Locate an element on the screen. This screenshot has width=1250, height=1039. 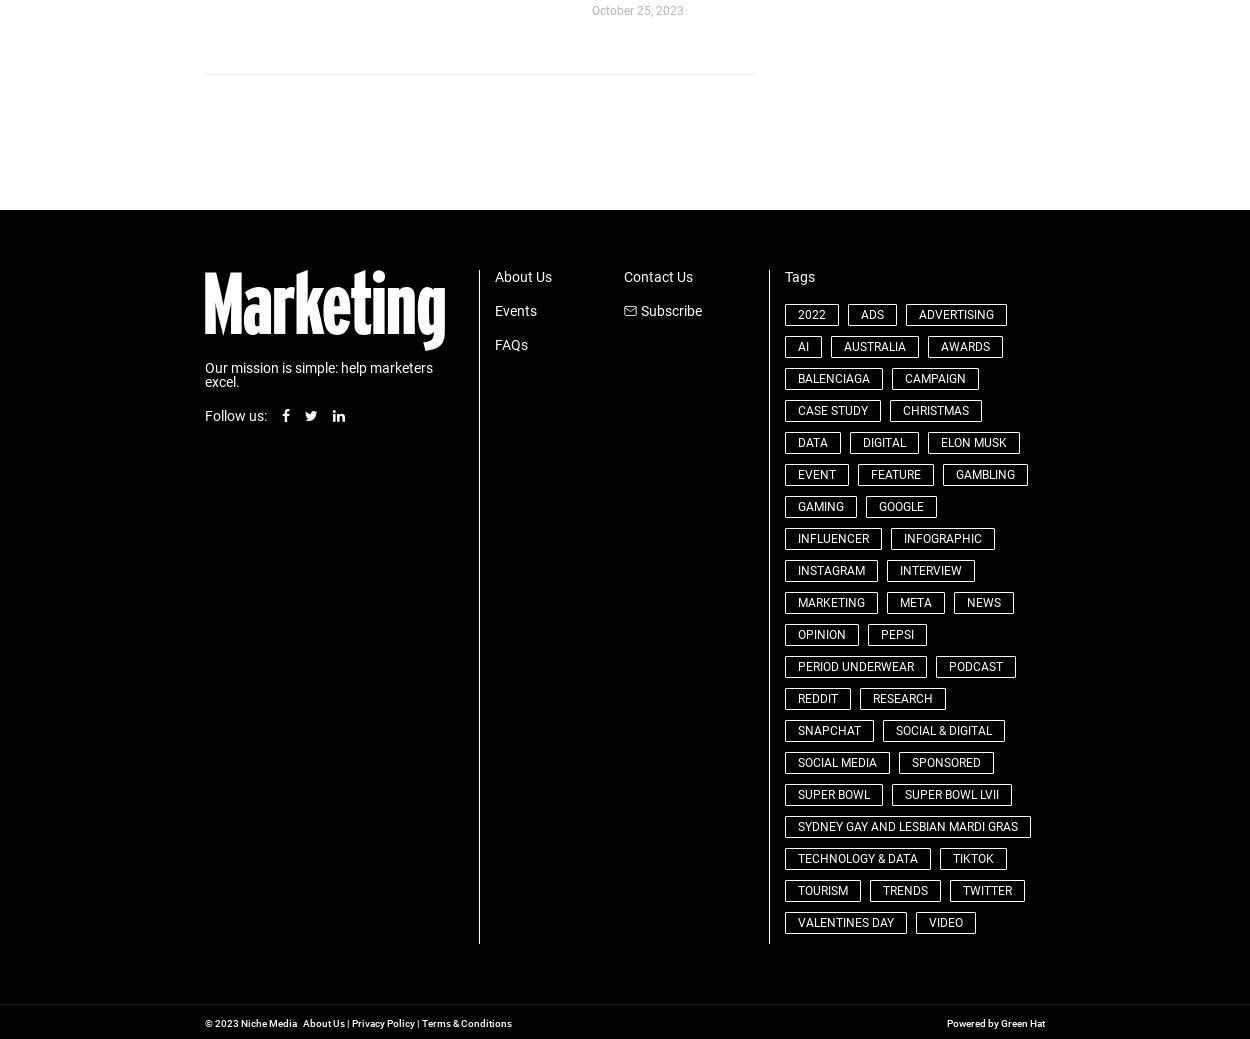
'ads' is located at coordinates (870, 313).